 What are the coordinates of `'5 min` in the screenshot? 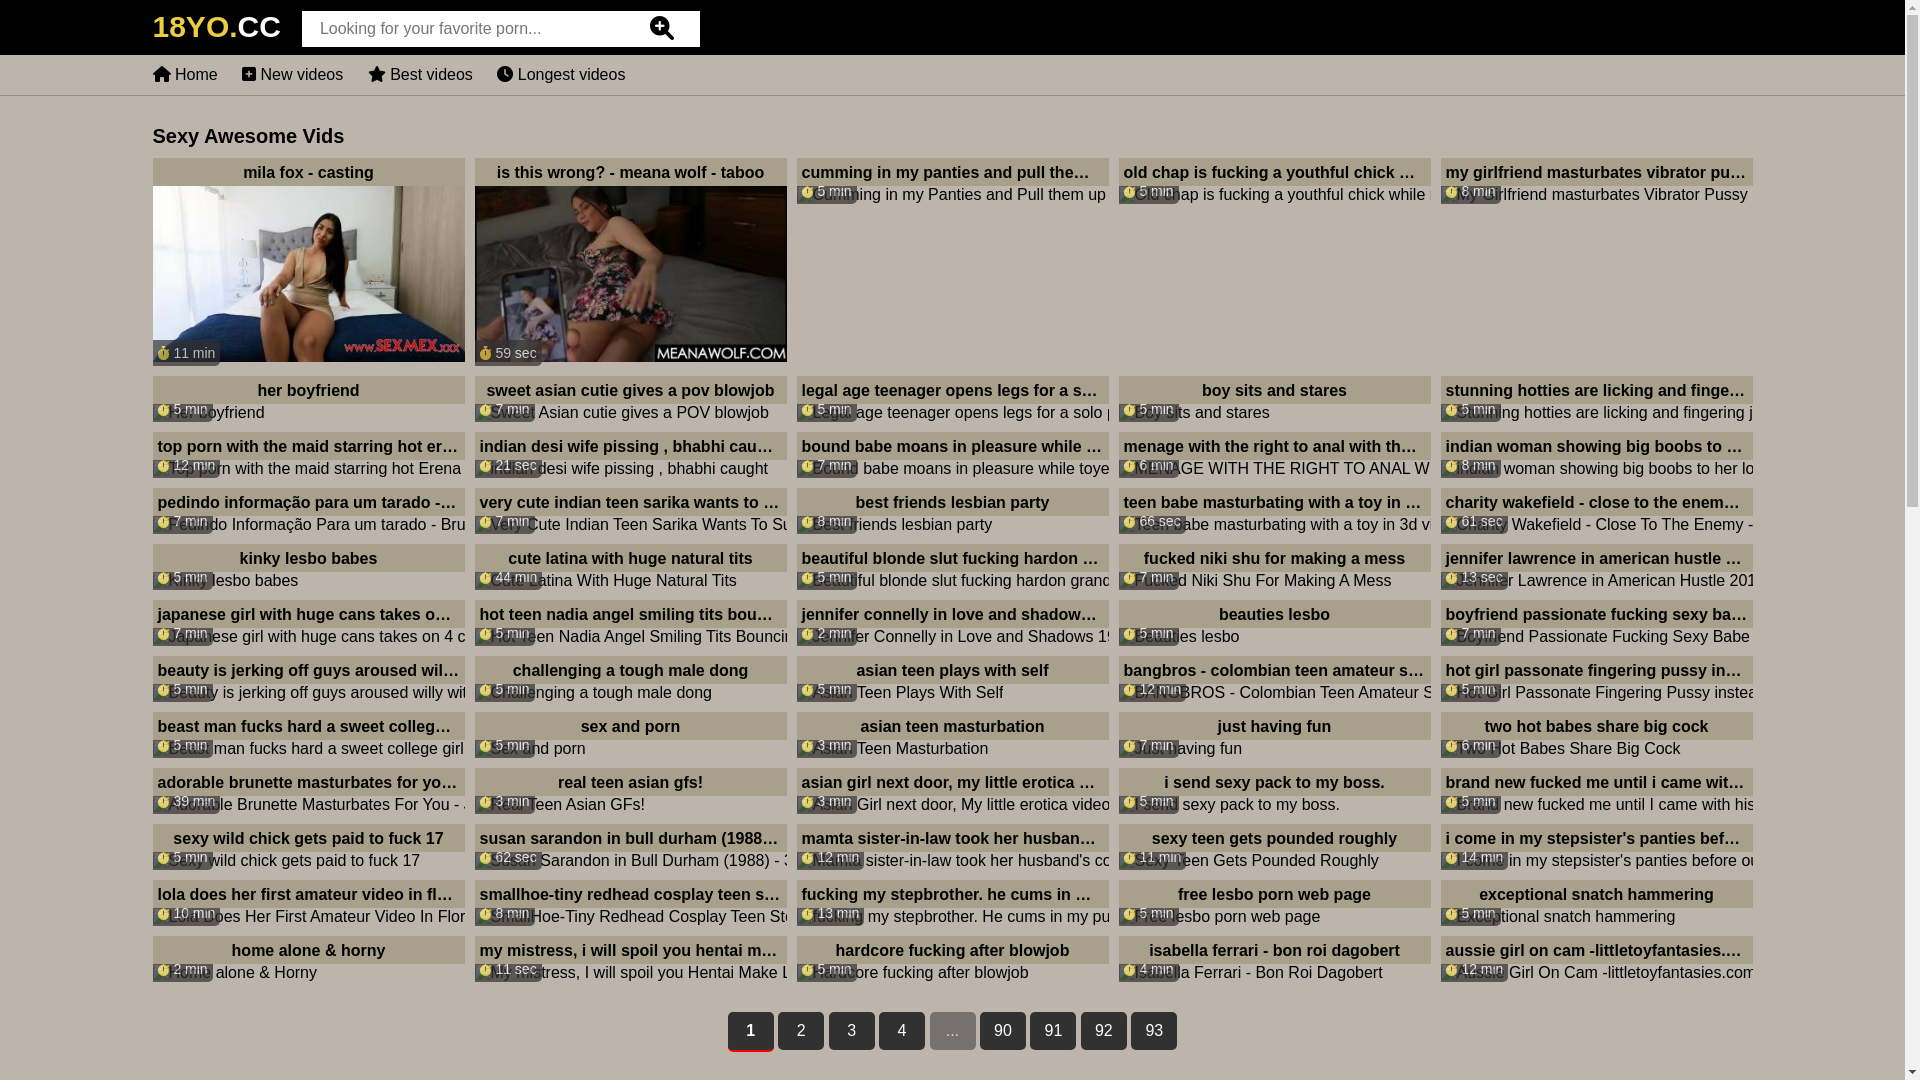 It's located at (1272, 622).